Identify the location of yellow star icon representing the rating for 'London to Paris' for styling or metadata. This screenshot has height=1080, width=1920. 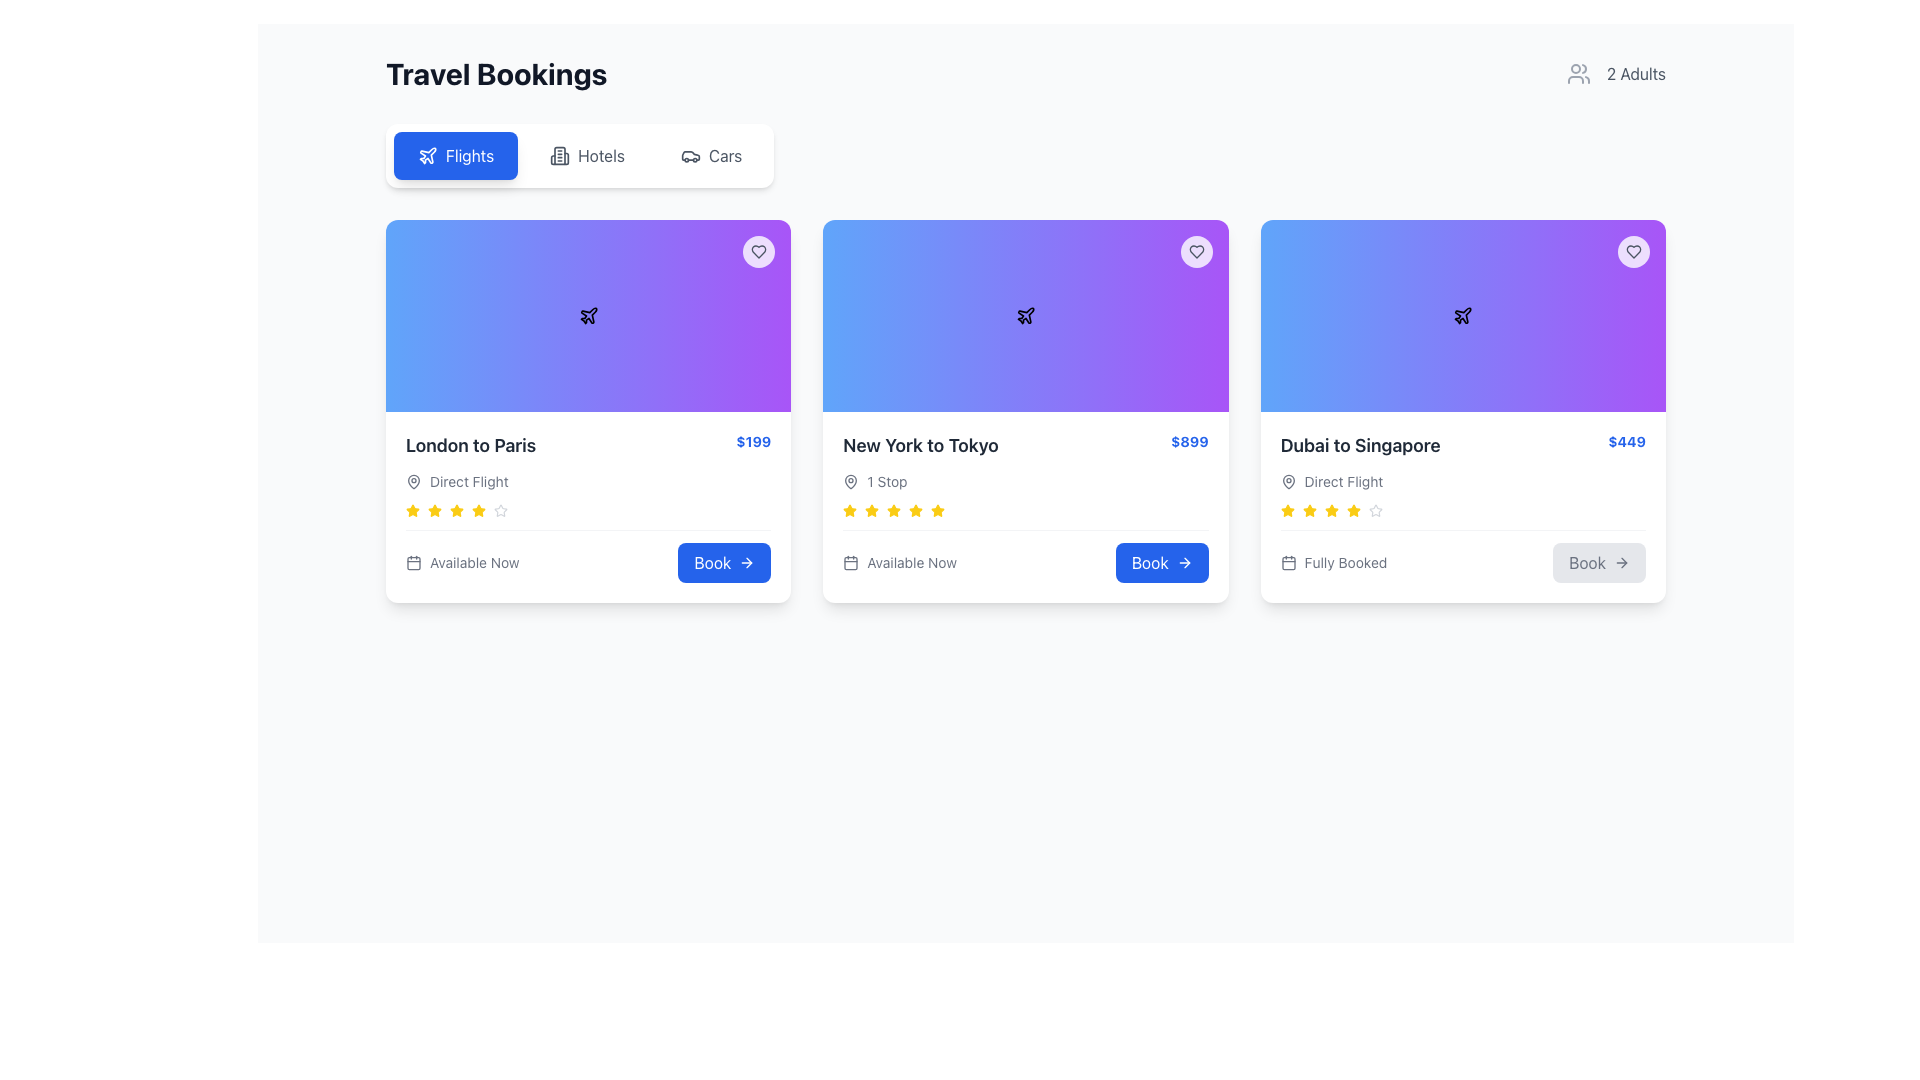
(1287, 509).